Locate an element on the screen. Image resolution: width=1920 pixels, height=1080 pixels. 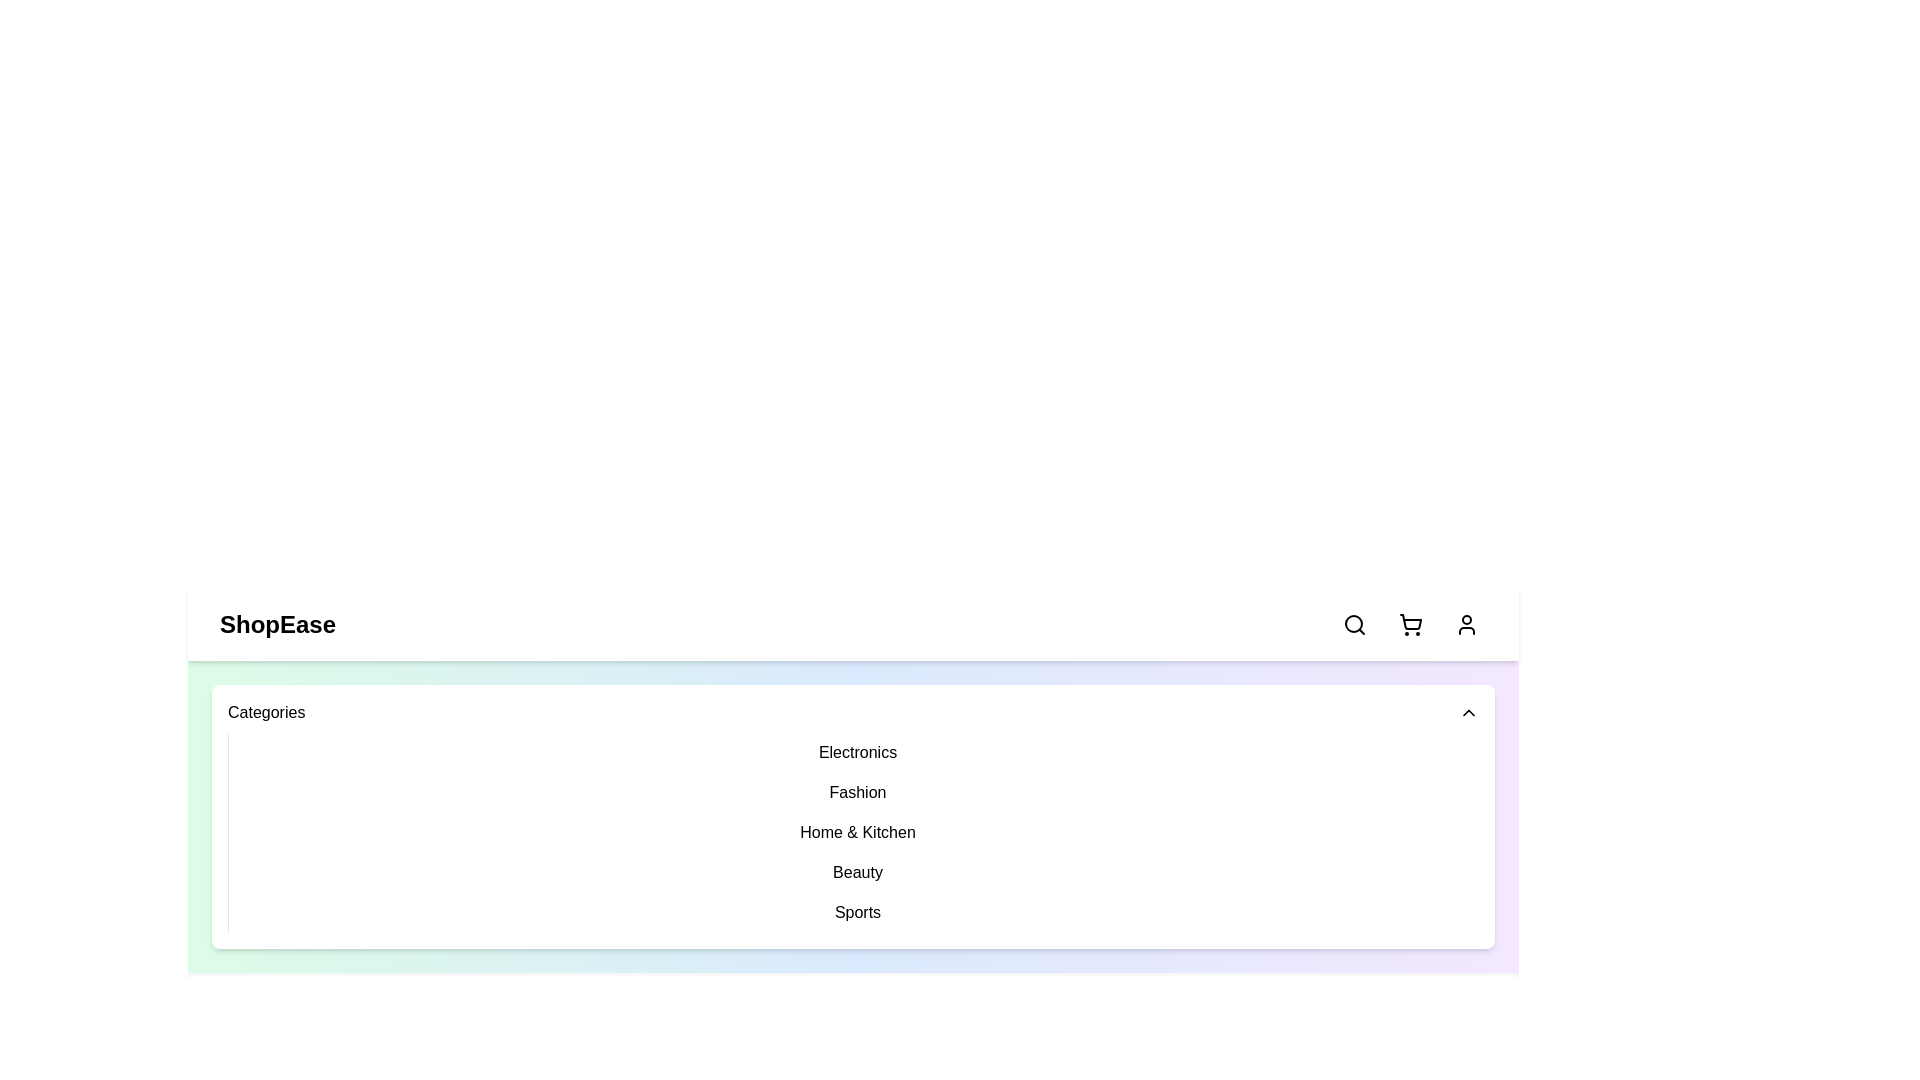
the 'Sports' text label, which is styled in a typical list format with black text on a white background is located at coordinates (858, 913).